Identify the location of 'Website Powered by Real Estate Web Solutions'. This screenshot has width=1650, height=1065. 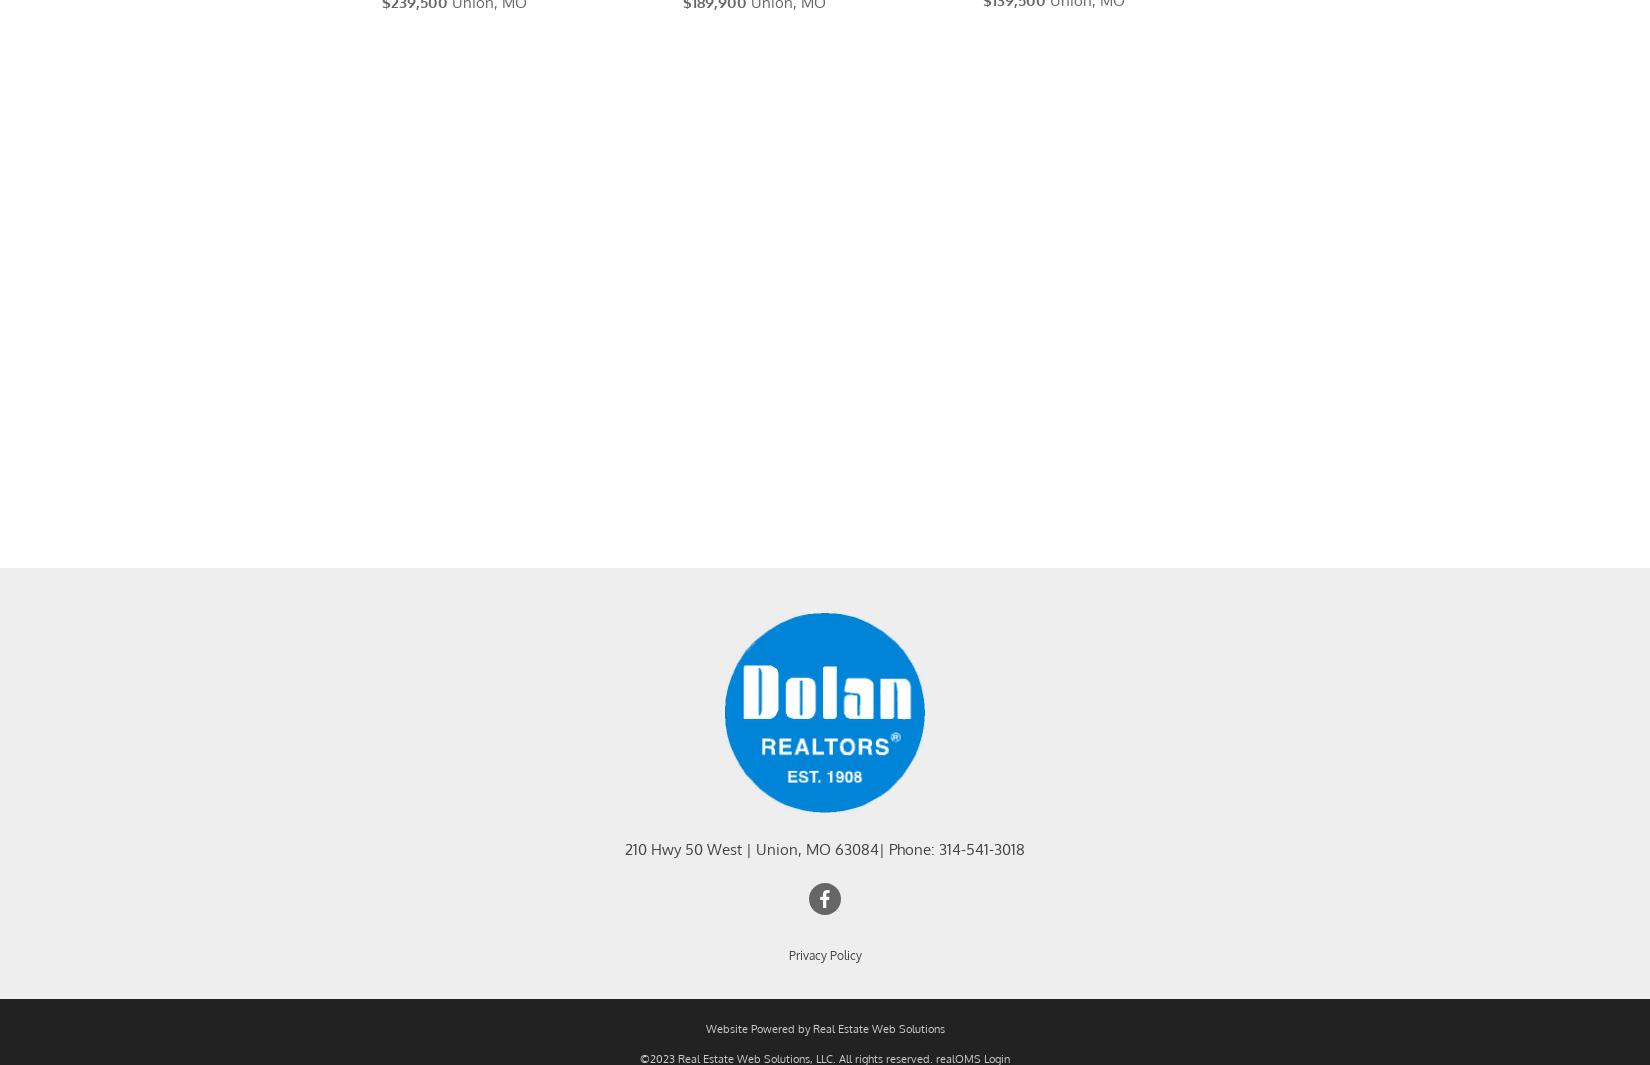
(823, 1054).